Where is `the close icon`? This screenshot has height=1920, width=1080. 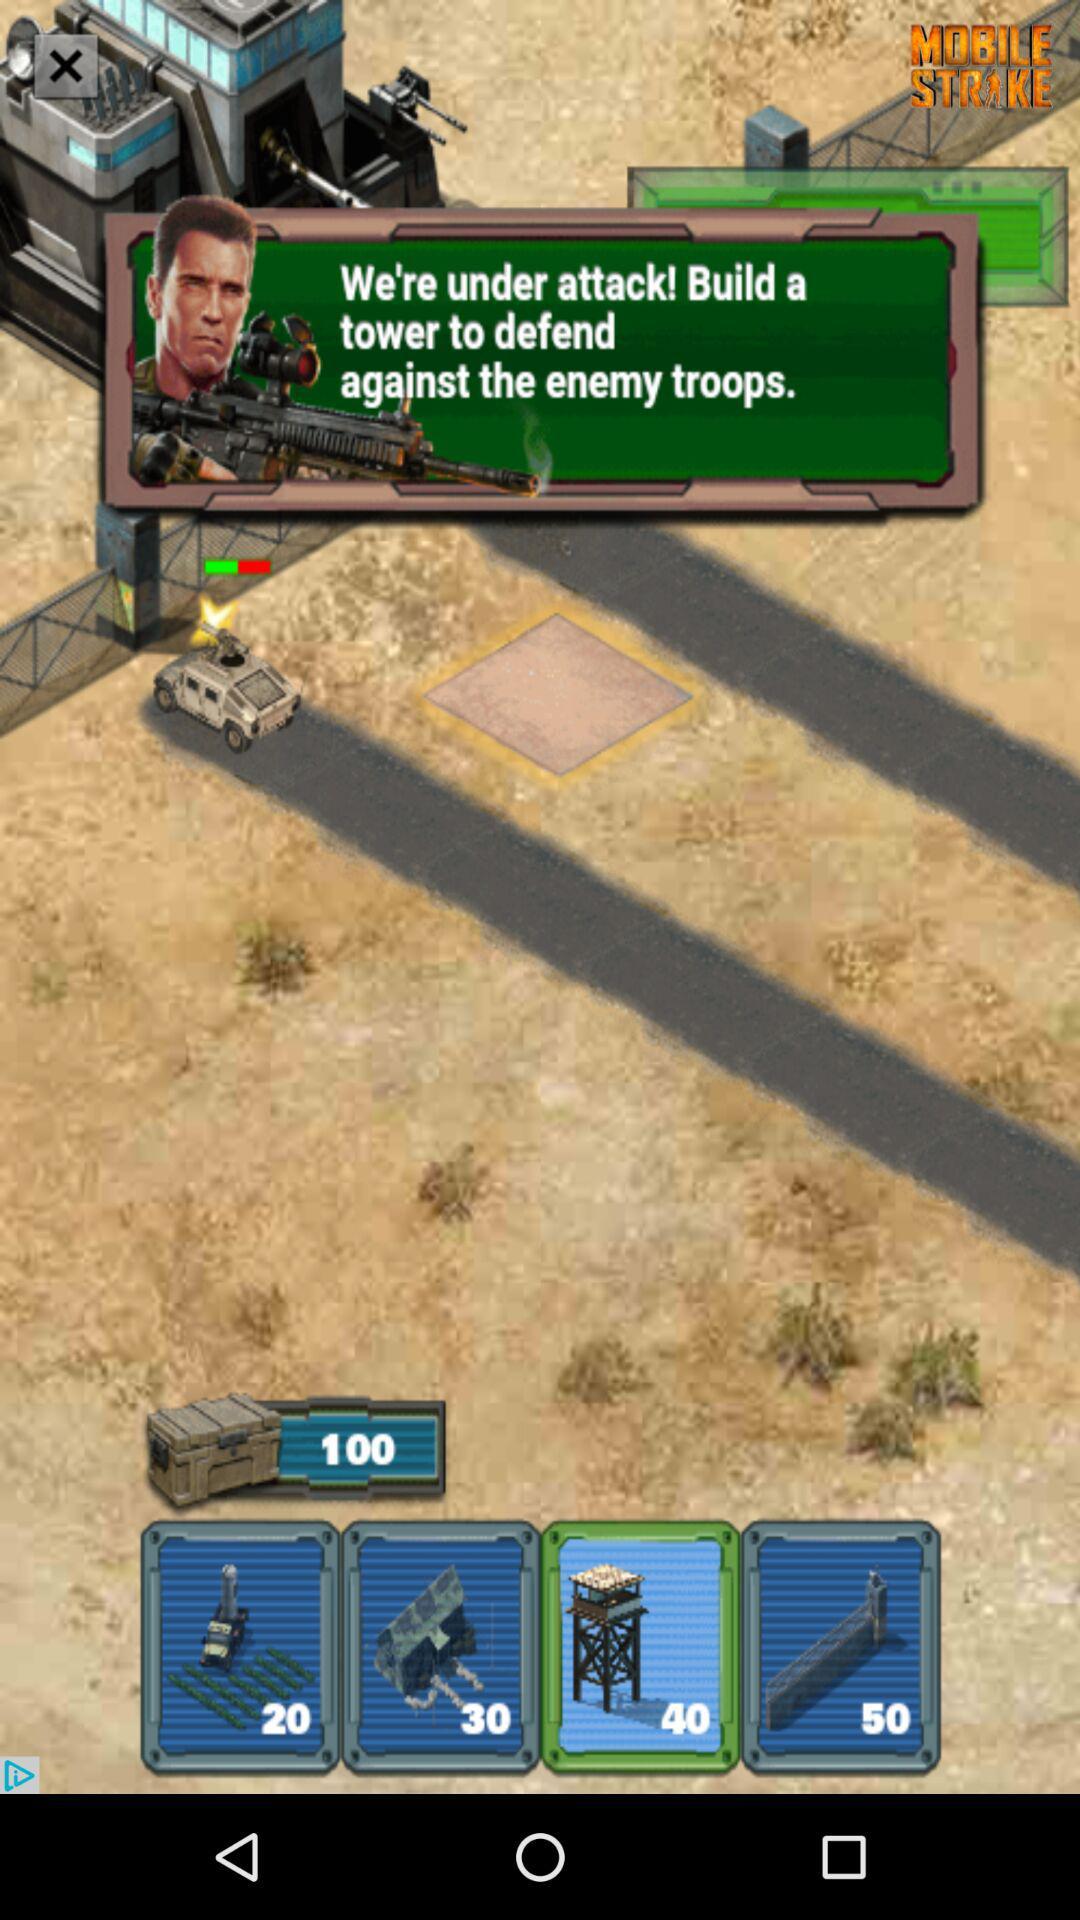
the close icon is located at coordinates (64, 70).